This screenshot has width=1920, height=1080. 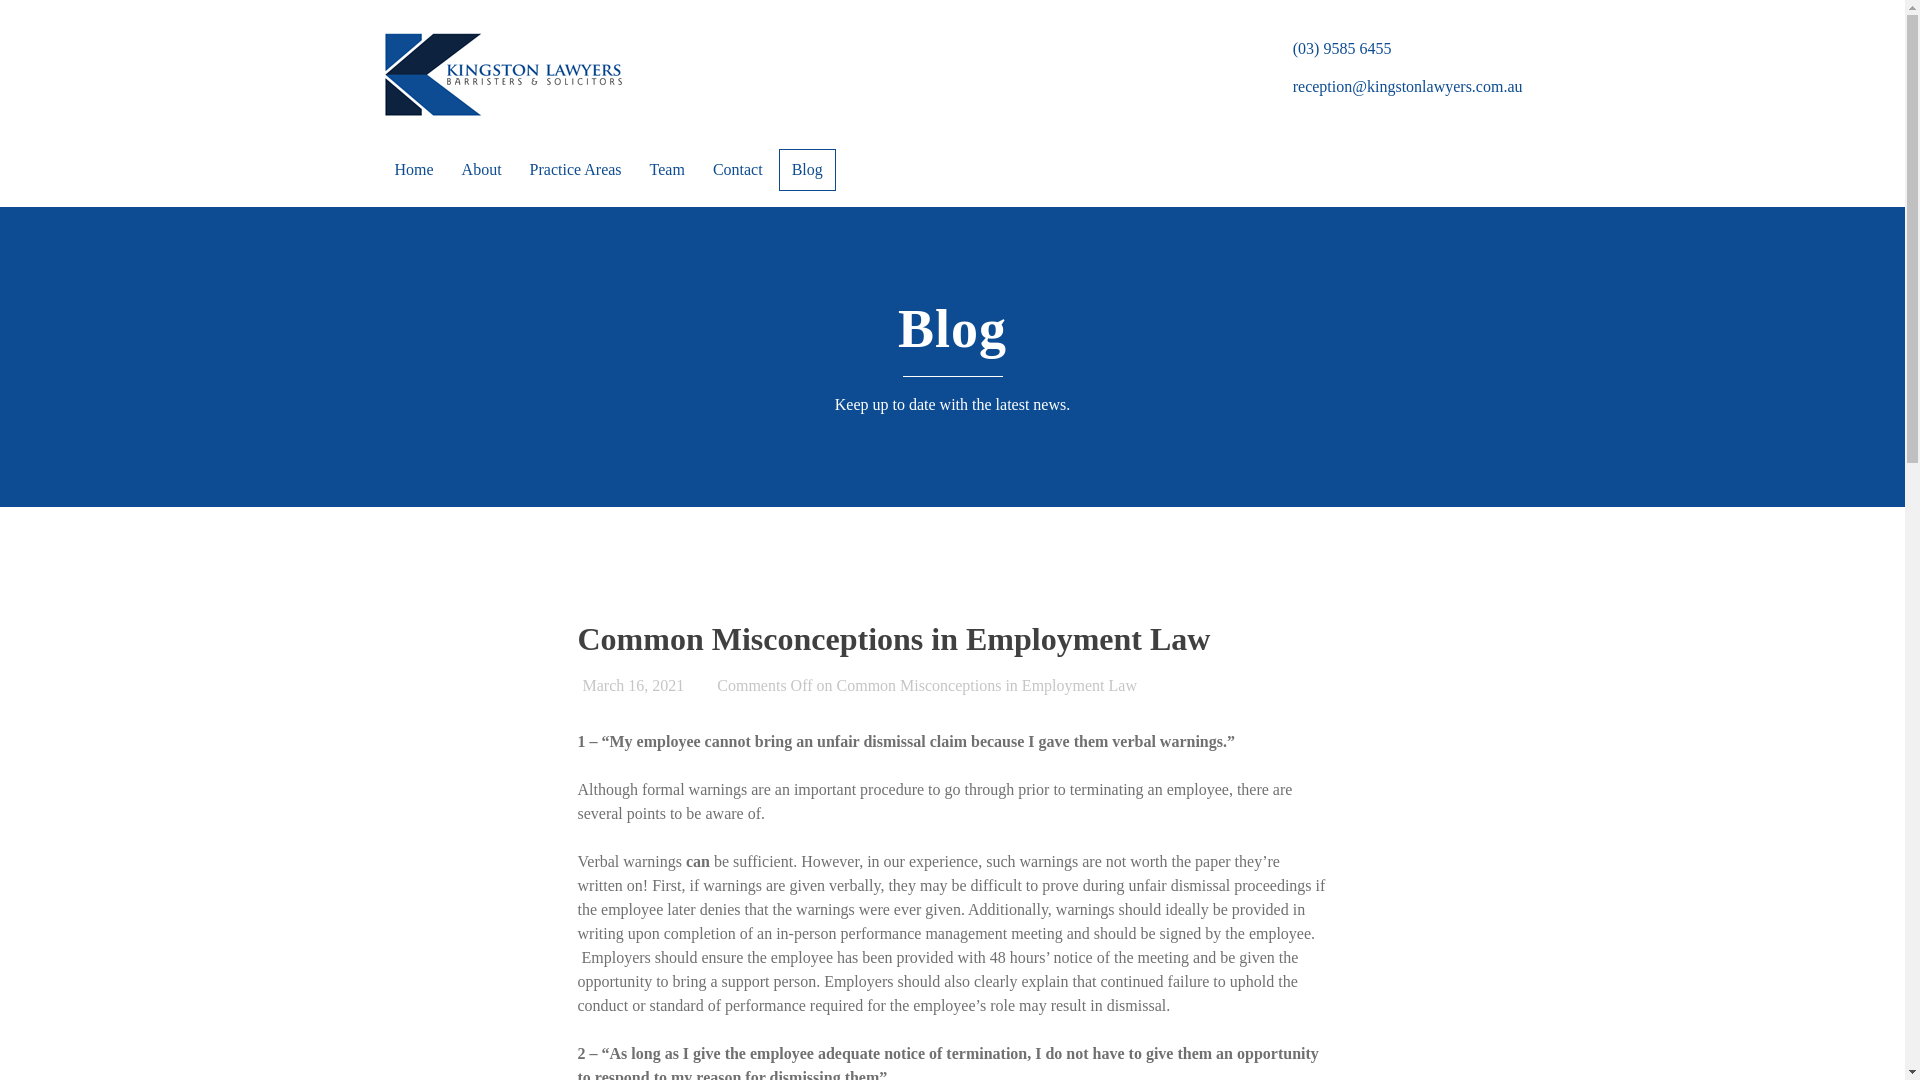 I want to click on 'Blog', so click(x=777, y=168).